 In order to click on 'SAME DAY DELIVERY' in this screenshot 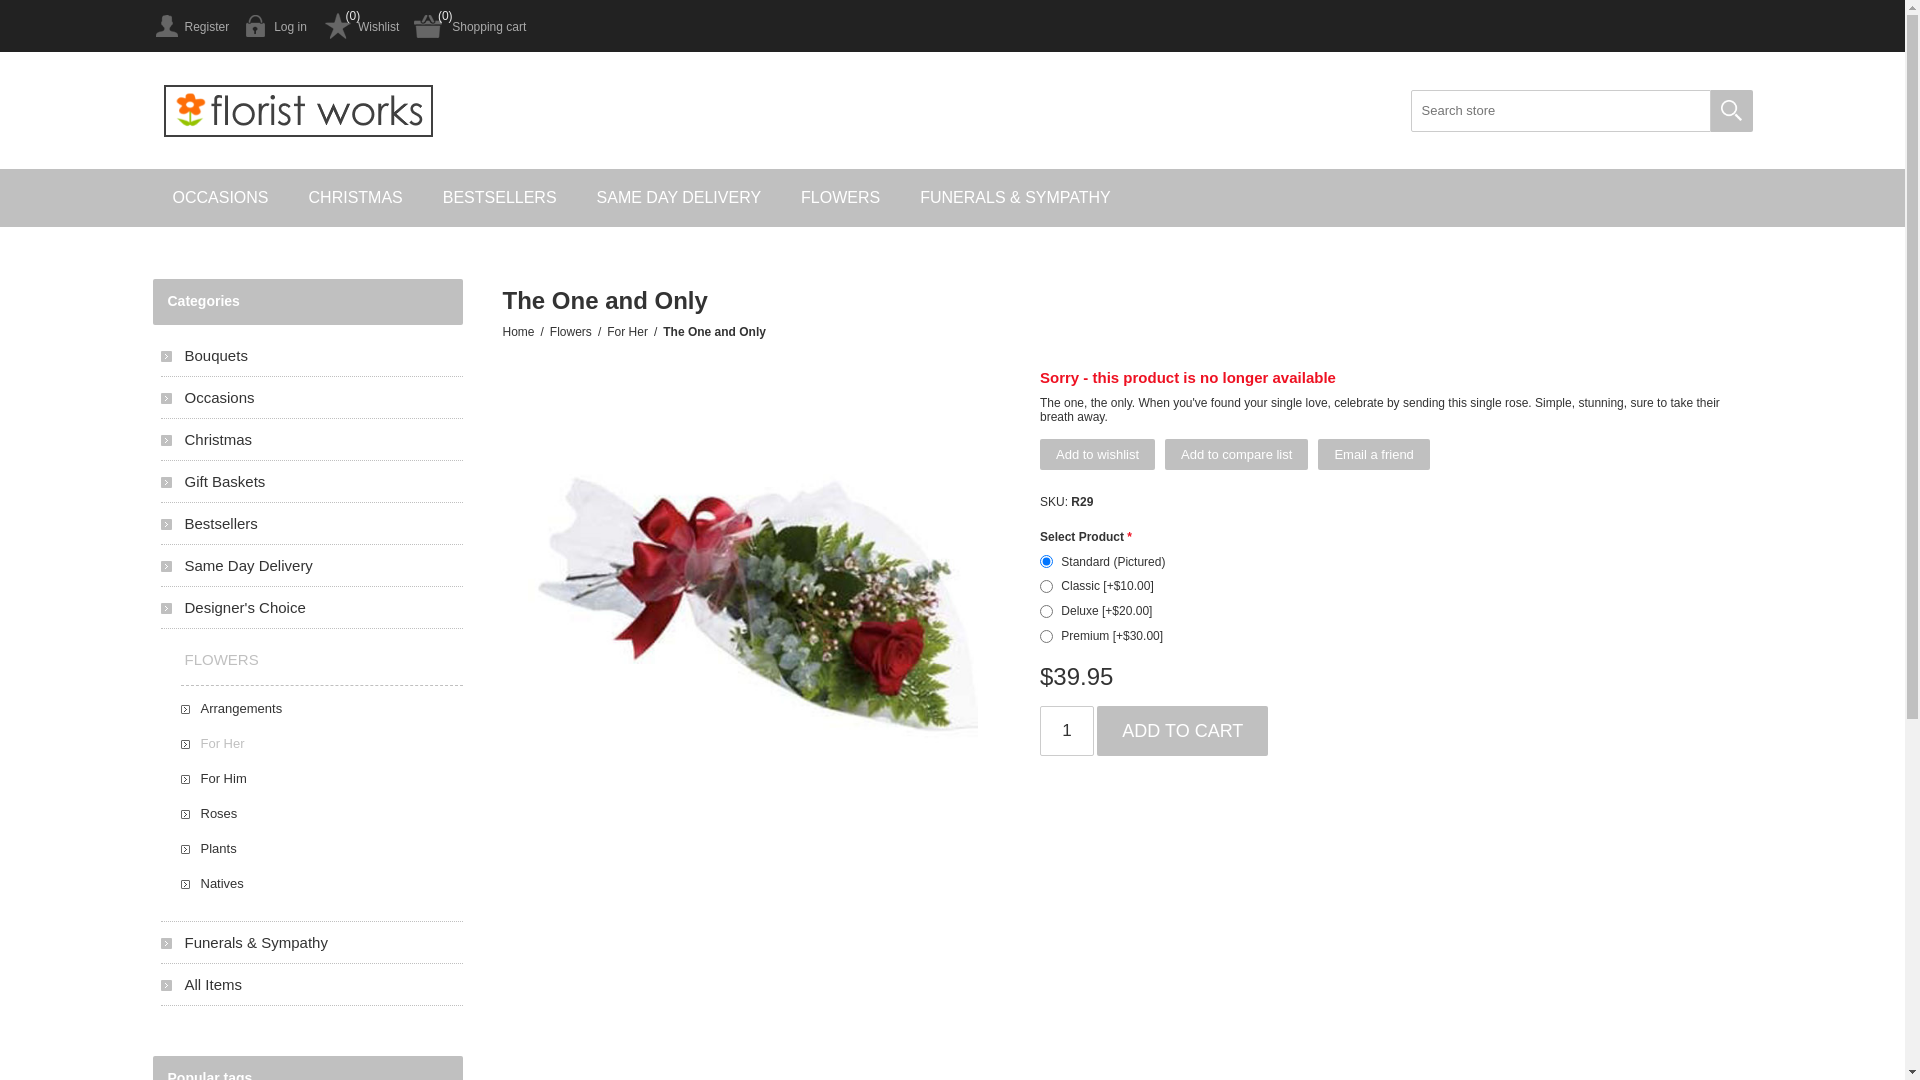, I will do `click(575, 197)`.